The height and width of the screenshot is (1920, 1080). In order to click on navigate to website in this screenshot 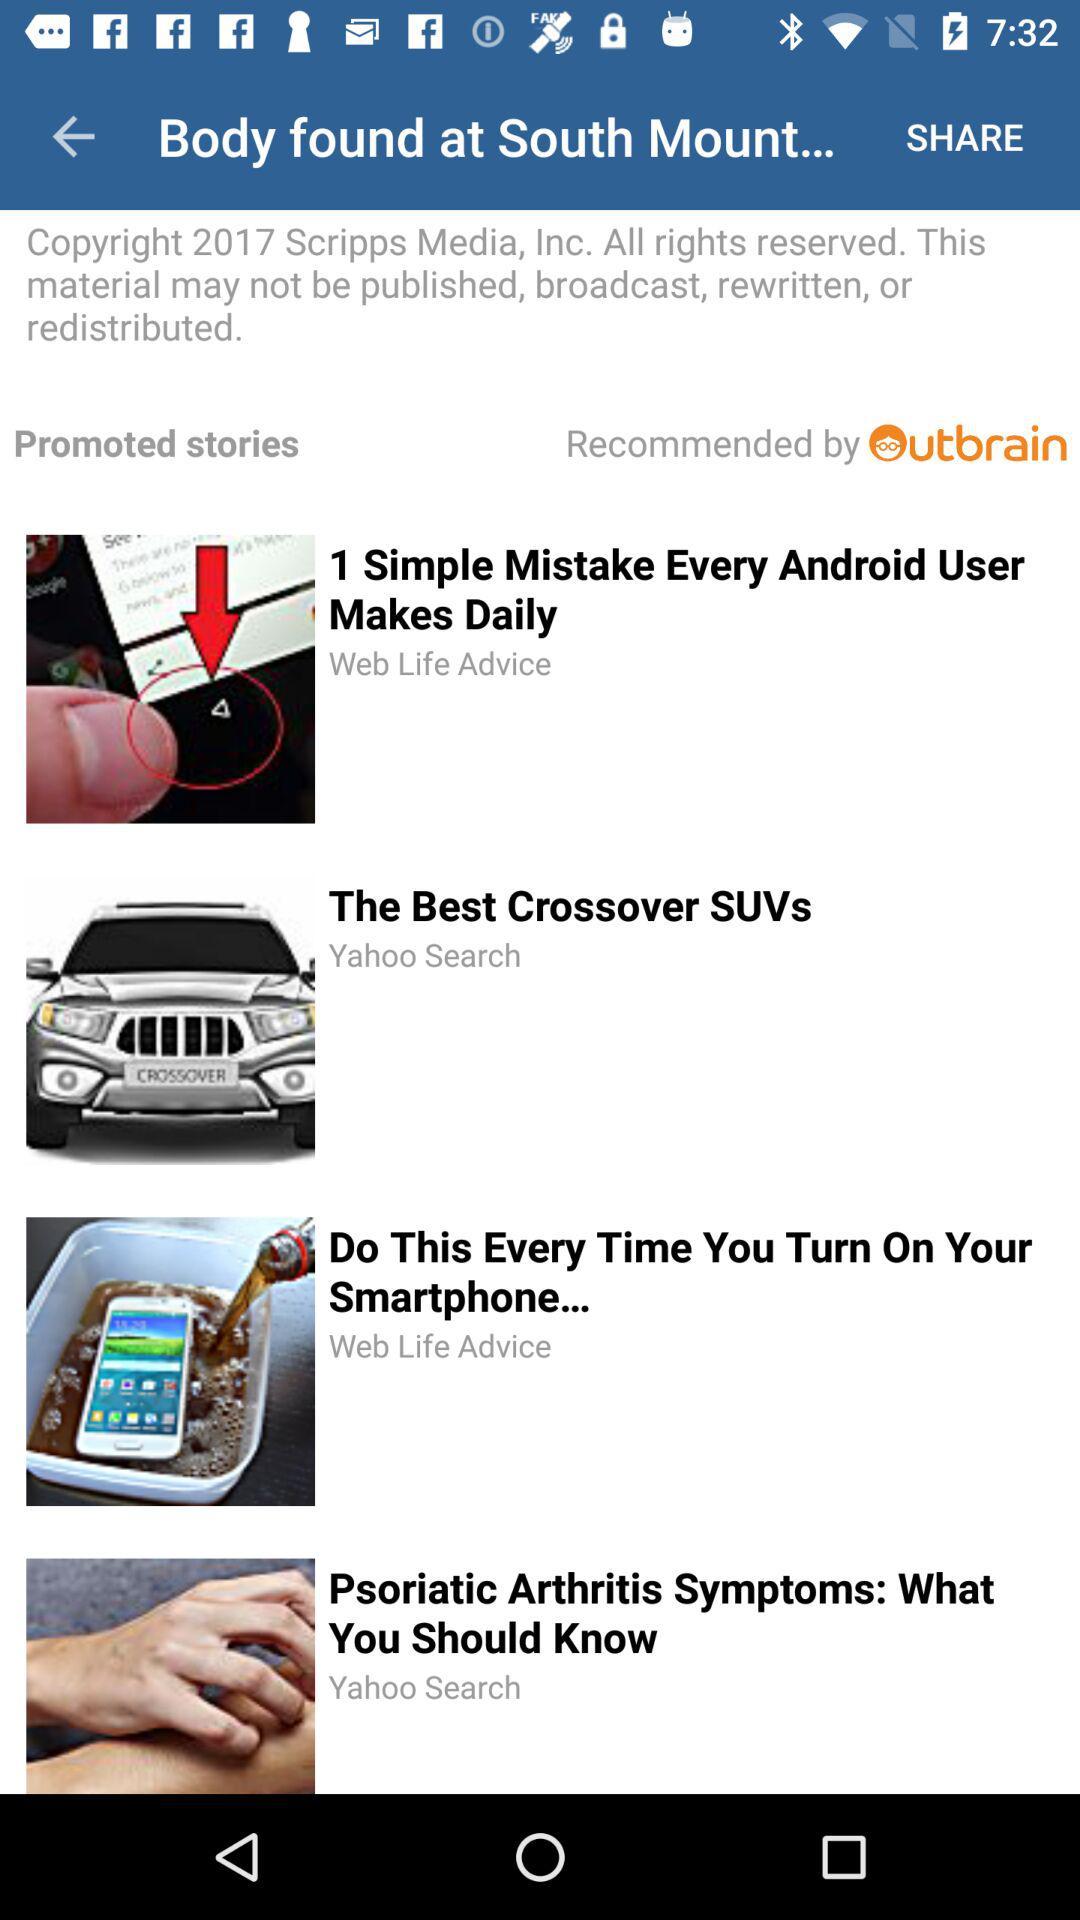, I will do `click(966, 441)`.